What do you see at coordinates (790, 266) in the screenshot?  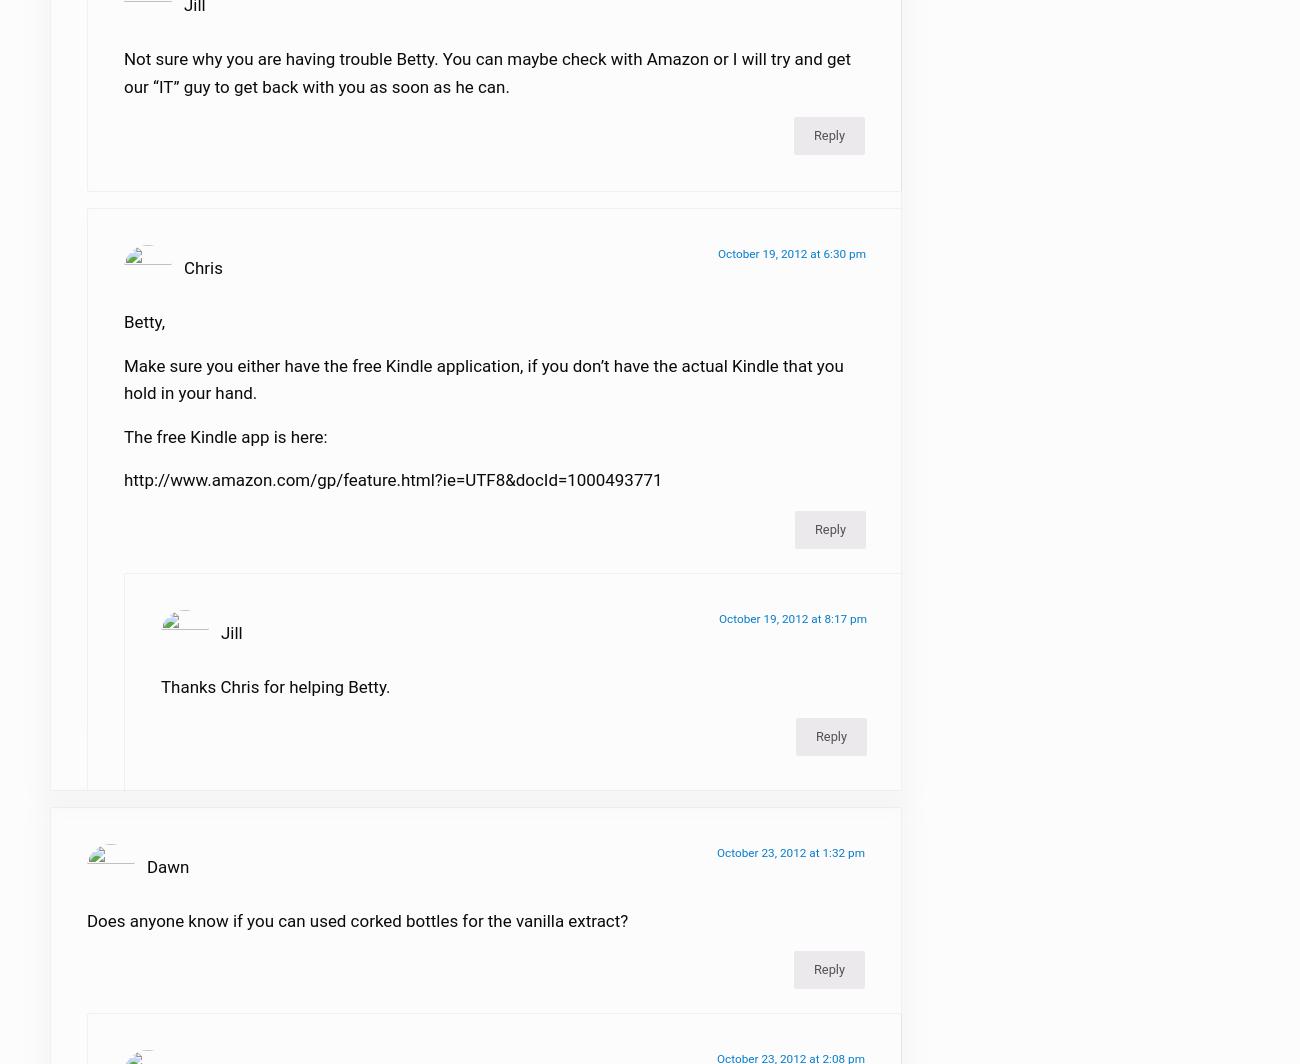 I see `'October 19, 2012 at 6:30 pm'` at bounding box center [790, 266].